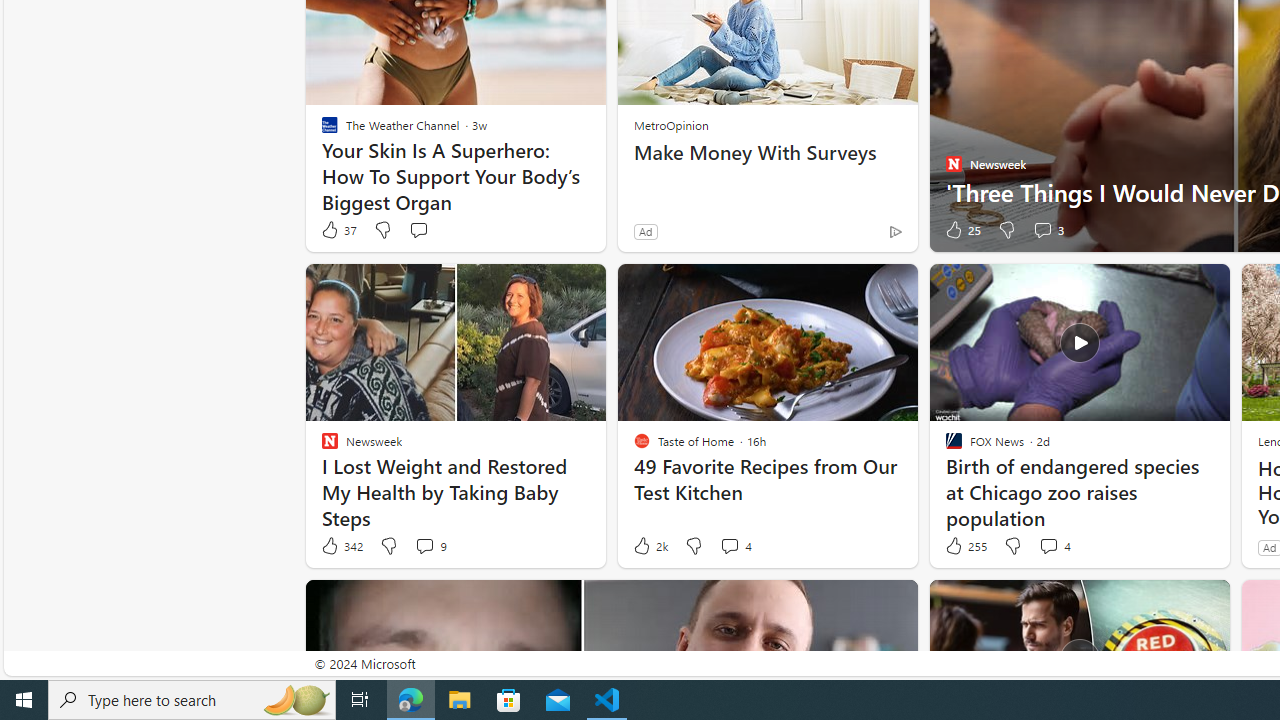 The width and height of the screenshot is (1280, 720). What do you see at coordinates (1041, 229) in the screenshot?
I see `'View comments 3 Comment'` at bounding box center [1041, 229].